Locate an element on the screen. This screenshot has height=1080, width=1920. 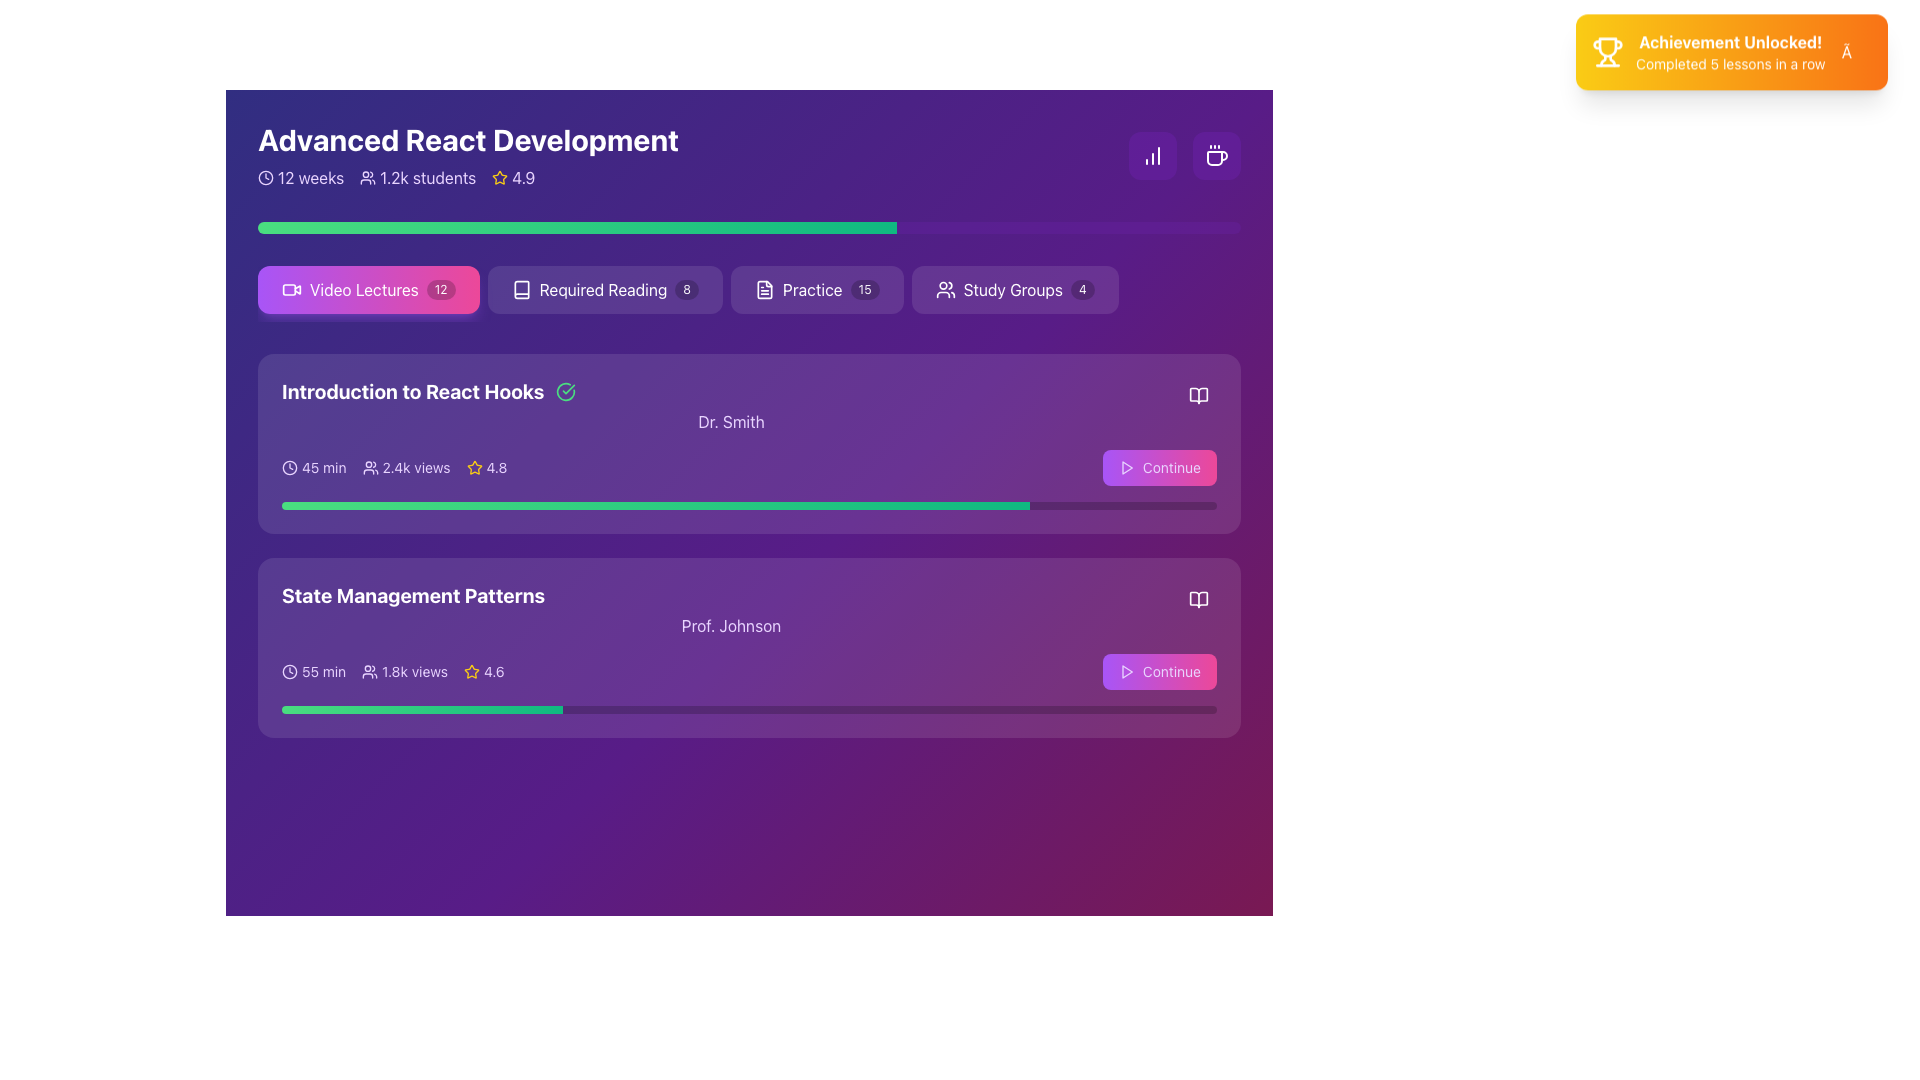
the small, rounded badge with a semi-transparent black background displaying the number '15', located to the far right of the 'Practice' button is located at coordinates (865, 289).